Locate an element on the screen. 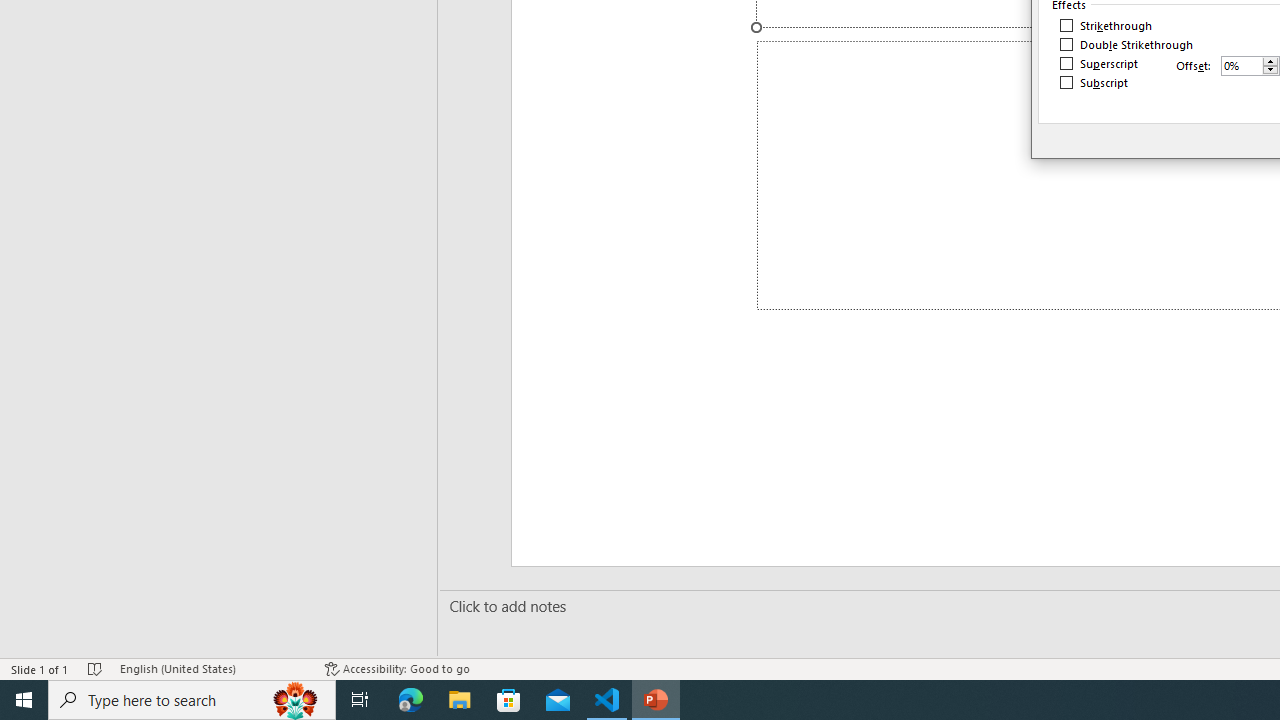 This screenshot has width=1280, height=720. 'Accessibility Checker Accessibility: Good to go' is located at coordinates (397, 669).